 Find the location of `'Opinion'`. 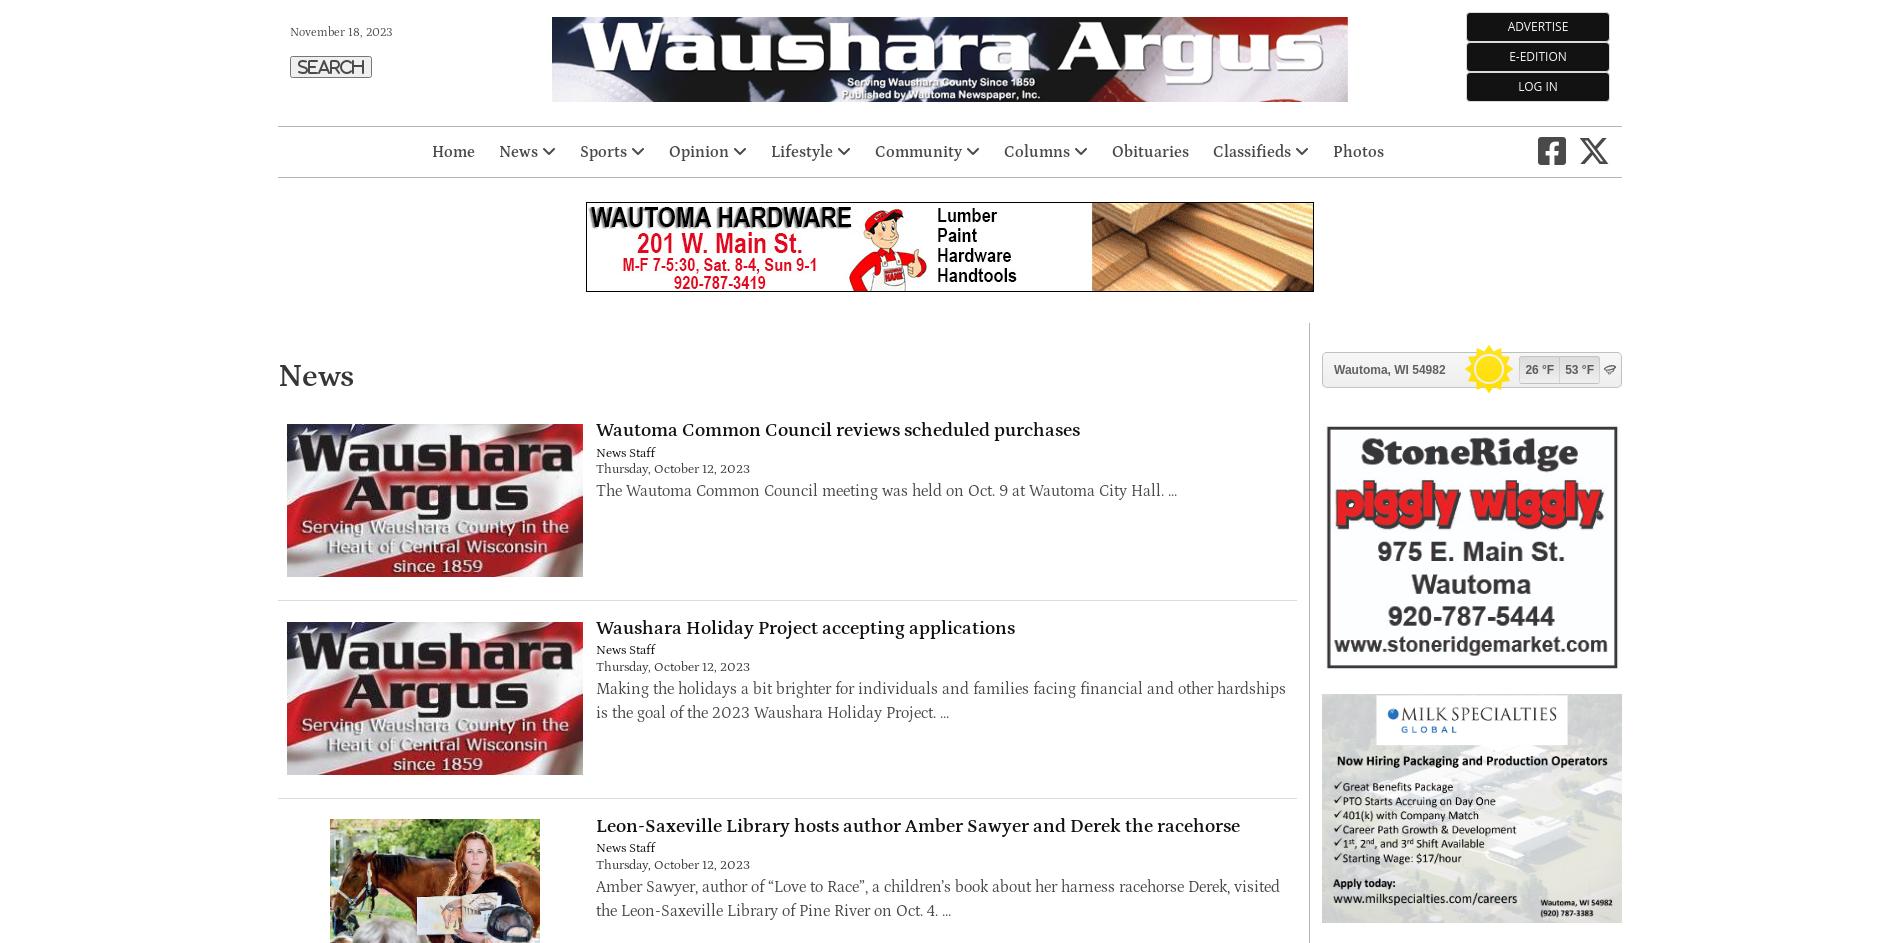

'Opinion' is located at coordinates (699, 152).